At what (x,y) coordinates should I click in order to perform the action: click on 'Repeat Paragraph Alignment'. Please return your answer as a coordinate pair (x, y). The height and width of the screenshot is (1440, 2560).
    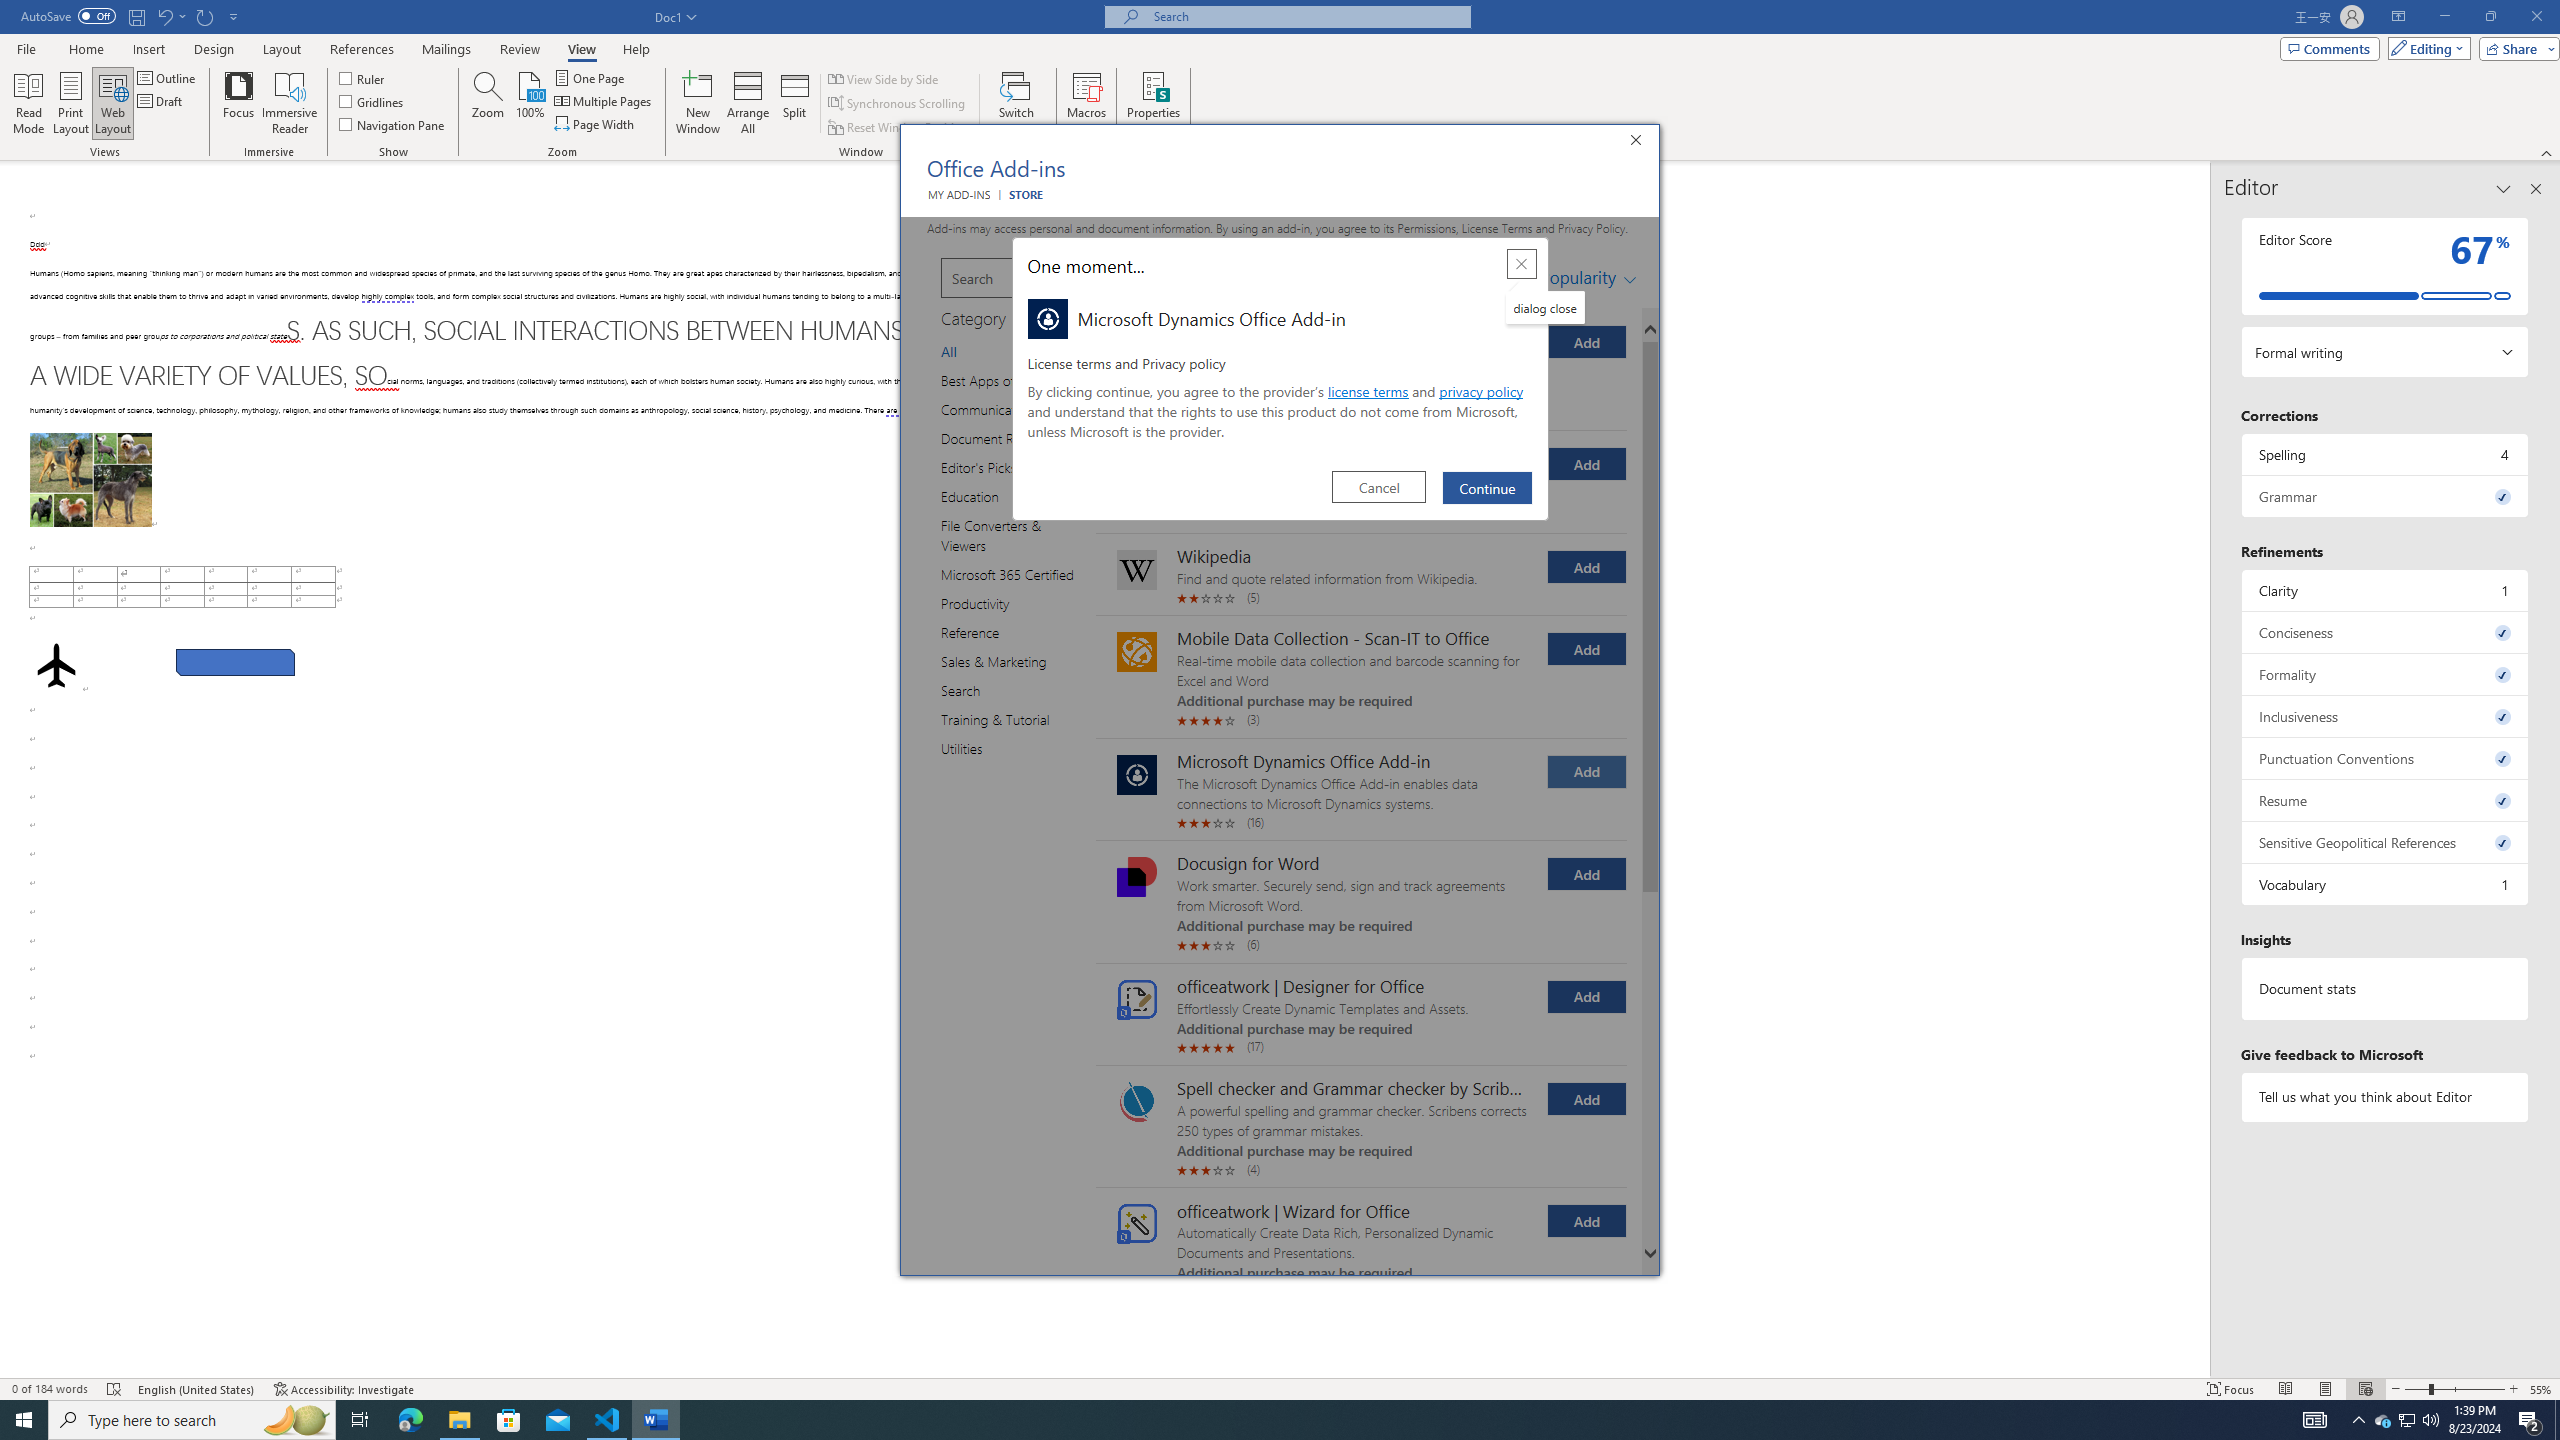
    Looking at the image, I should click on (205, 15).